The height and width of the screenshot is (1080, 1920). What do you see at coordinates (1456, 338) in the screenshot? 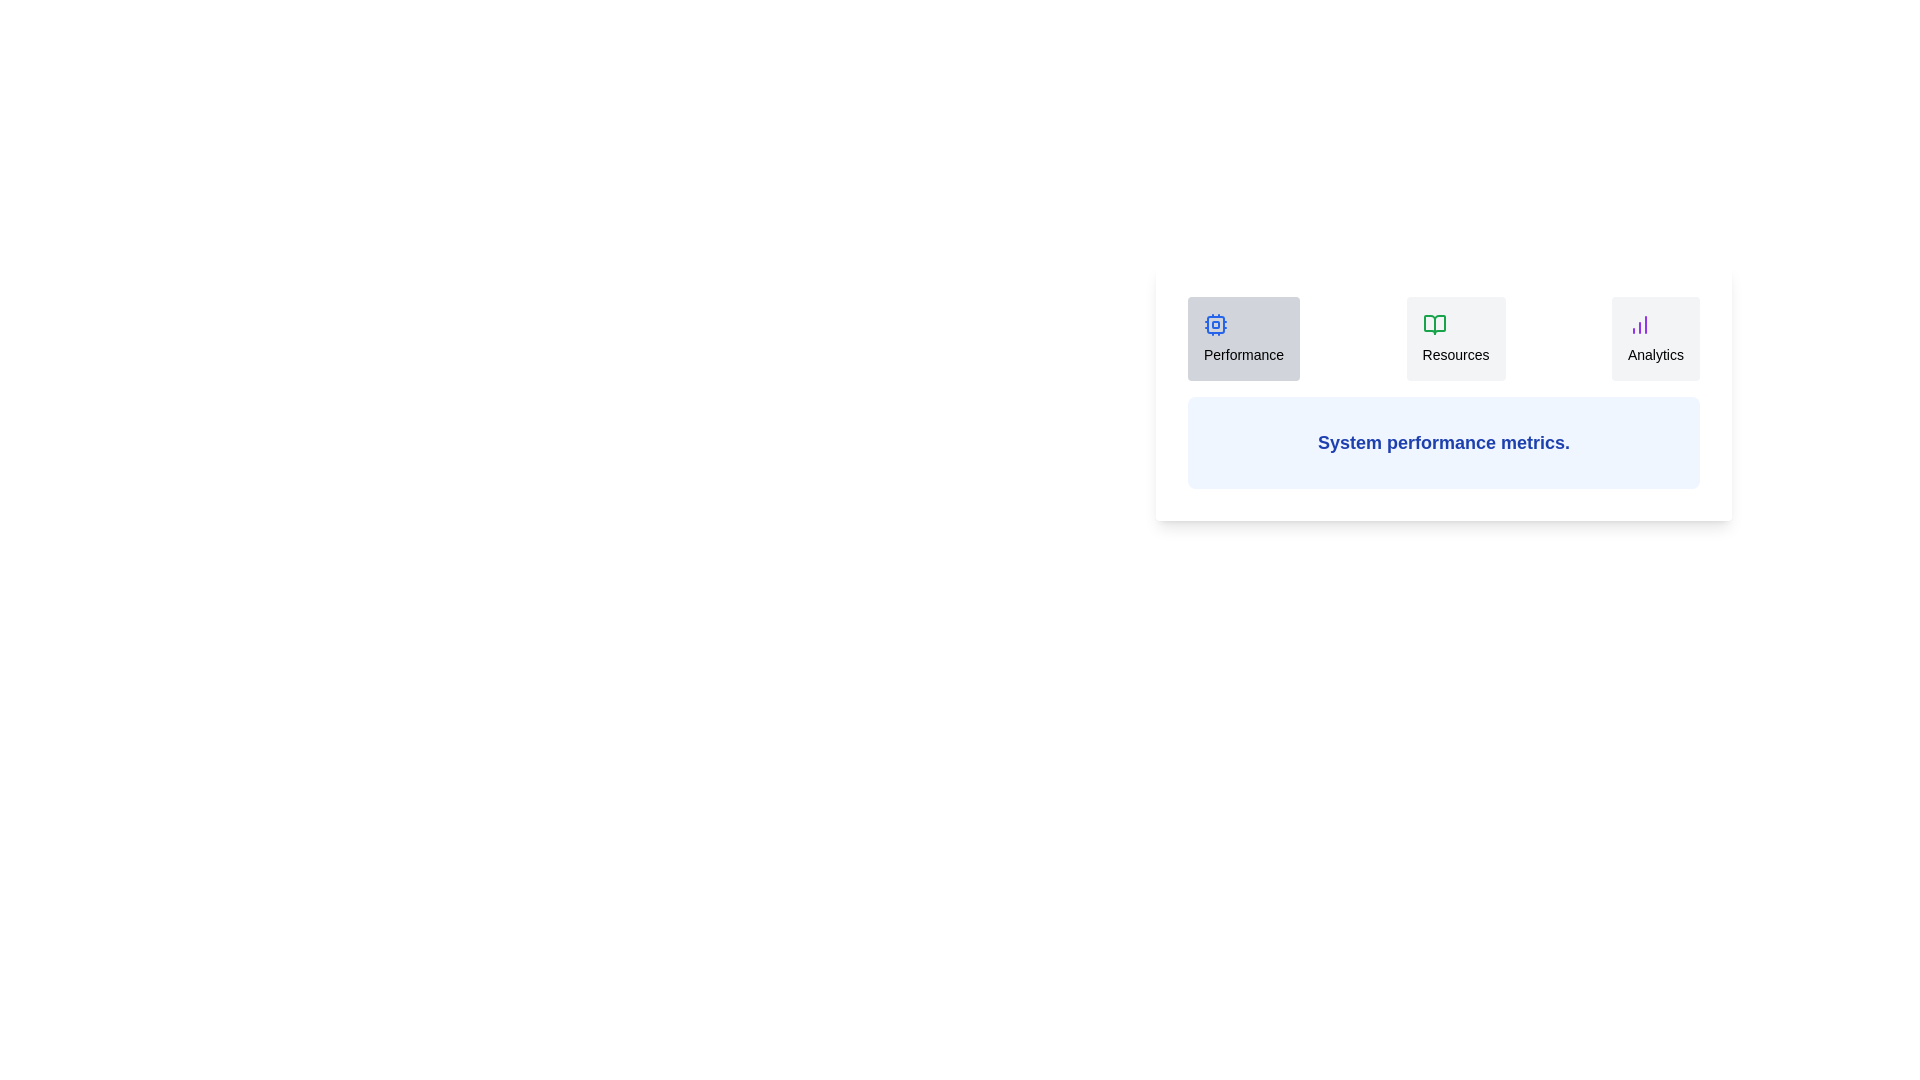
I see `the Resources tab to view its content` at bounding box center [1456, 338].